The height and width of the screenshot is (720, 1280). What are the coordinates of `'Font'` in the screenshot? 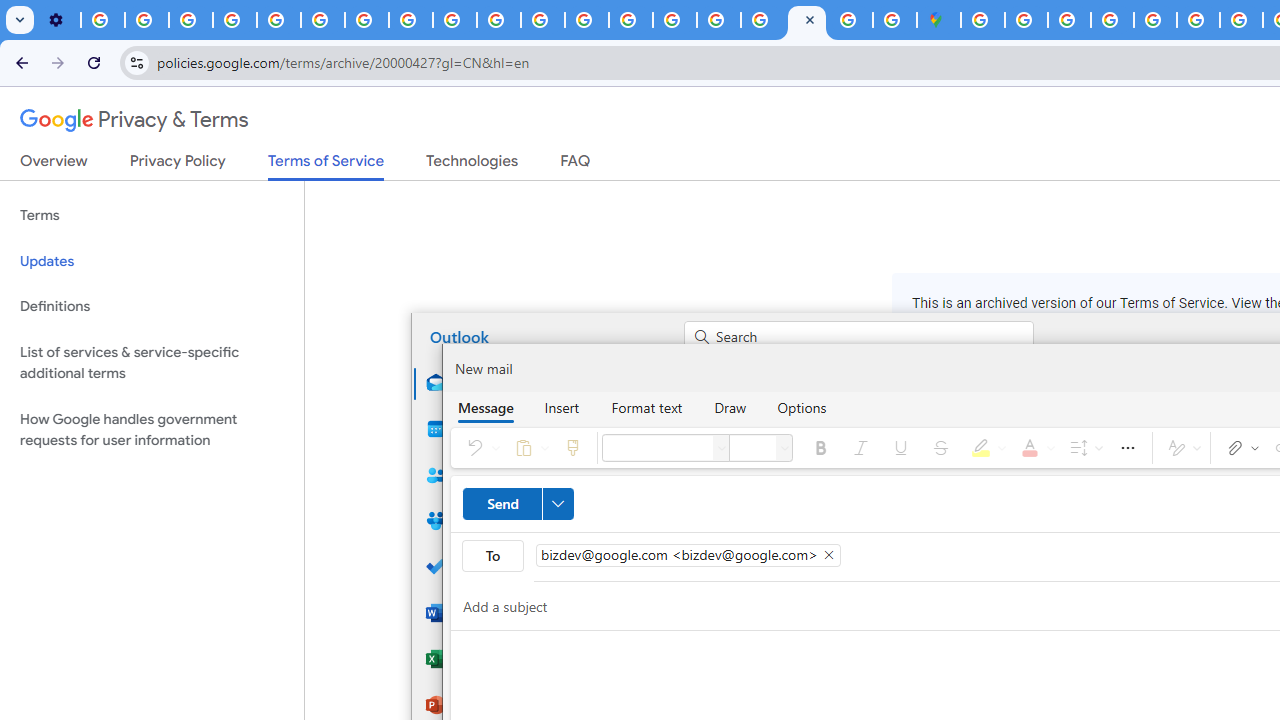 It's located at (720, 447).